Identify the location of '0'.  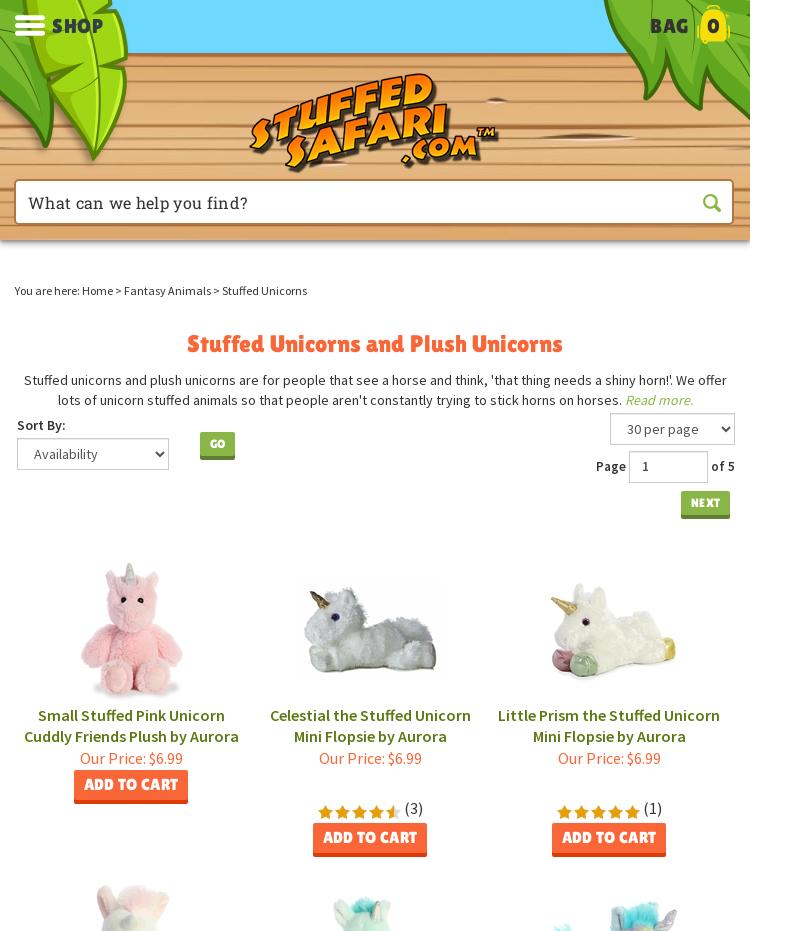
(711, 24).